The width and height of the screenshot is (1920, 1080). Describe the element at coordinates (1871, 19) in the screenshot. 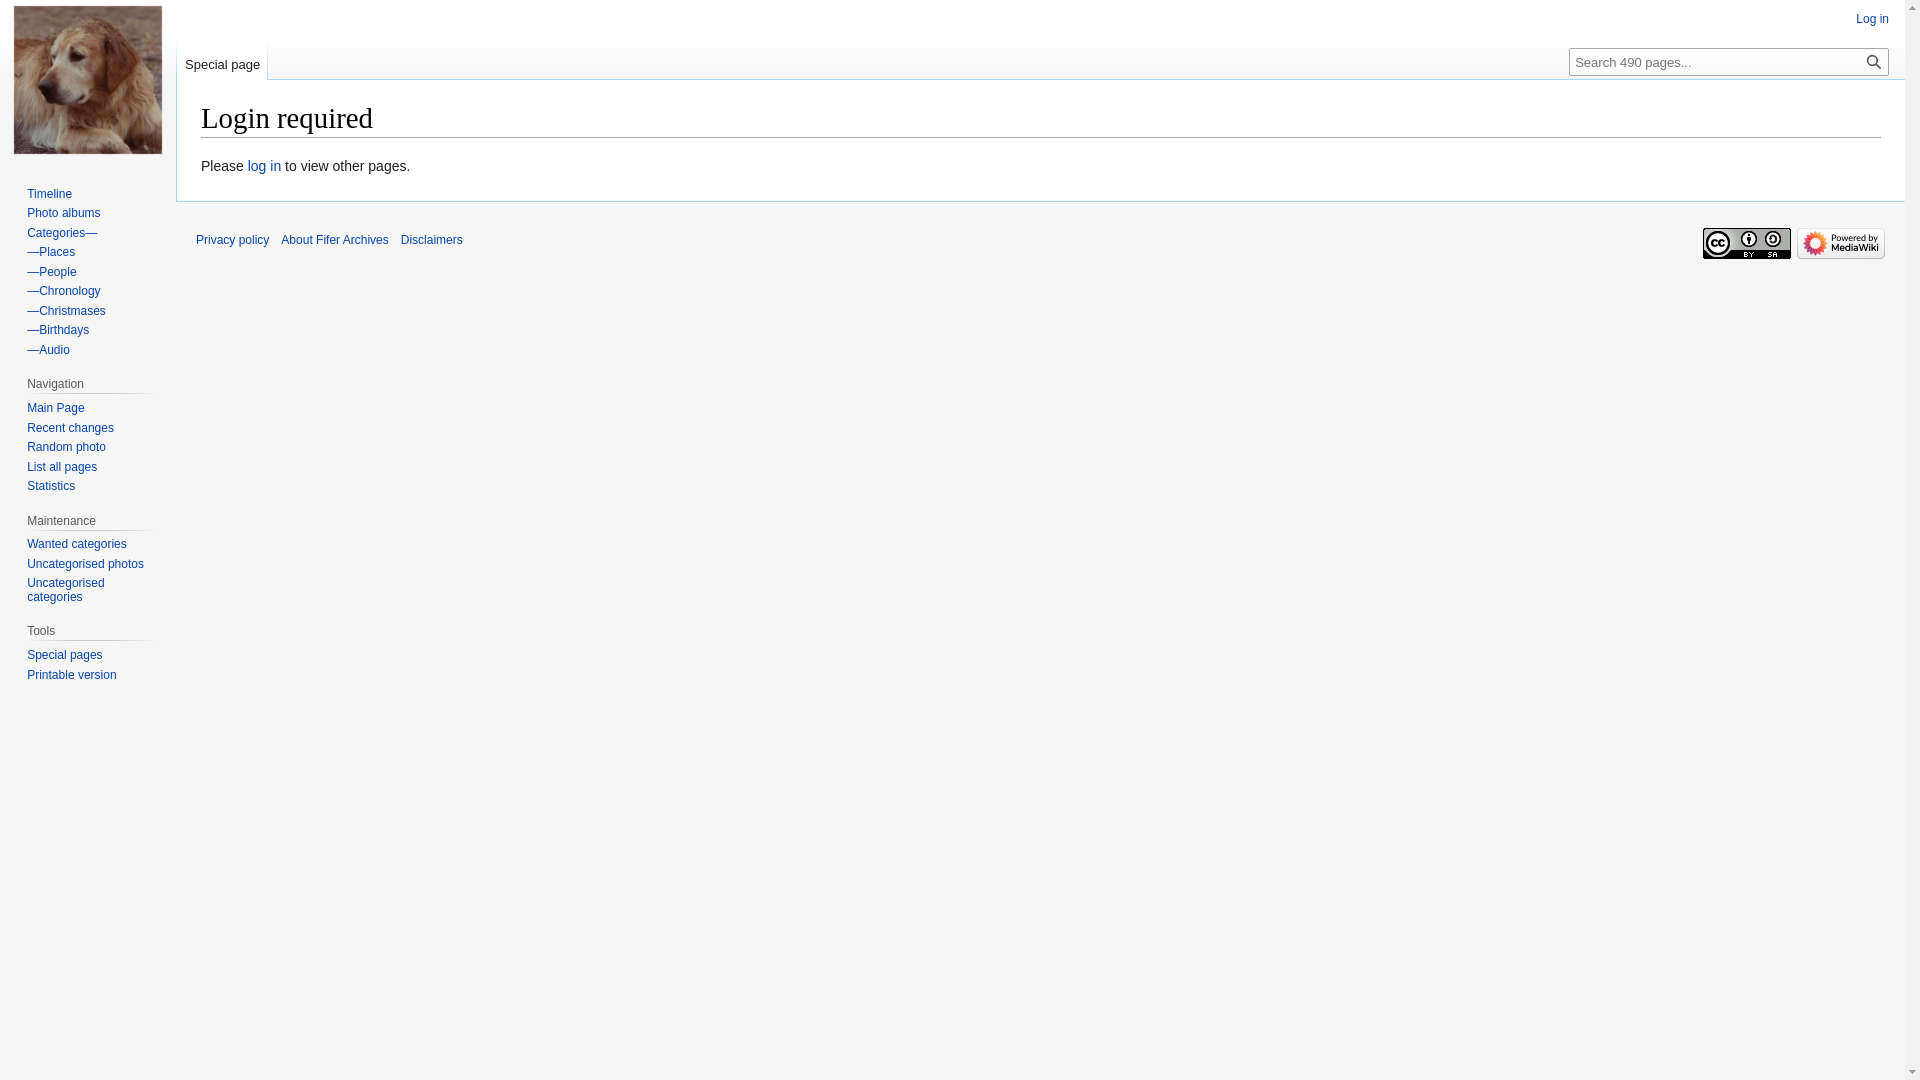

I see `'Log in'` at that location.